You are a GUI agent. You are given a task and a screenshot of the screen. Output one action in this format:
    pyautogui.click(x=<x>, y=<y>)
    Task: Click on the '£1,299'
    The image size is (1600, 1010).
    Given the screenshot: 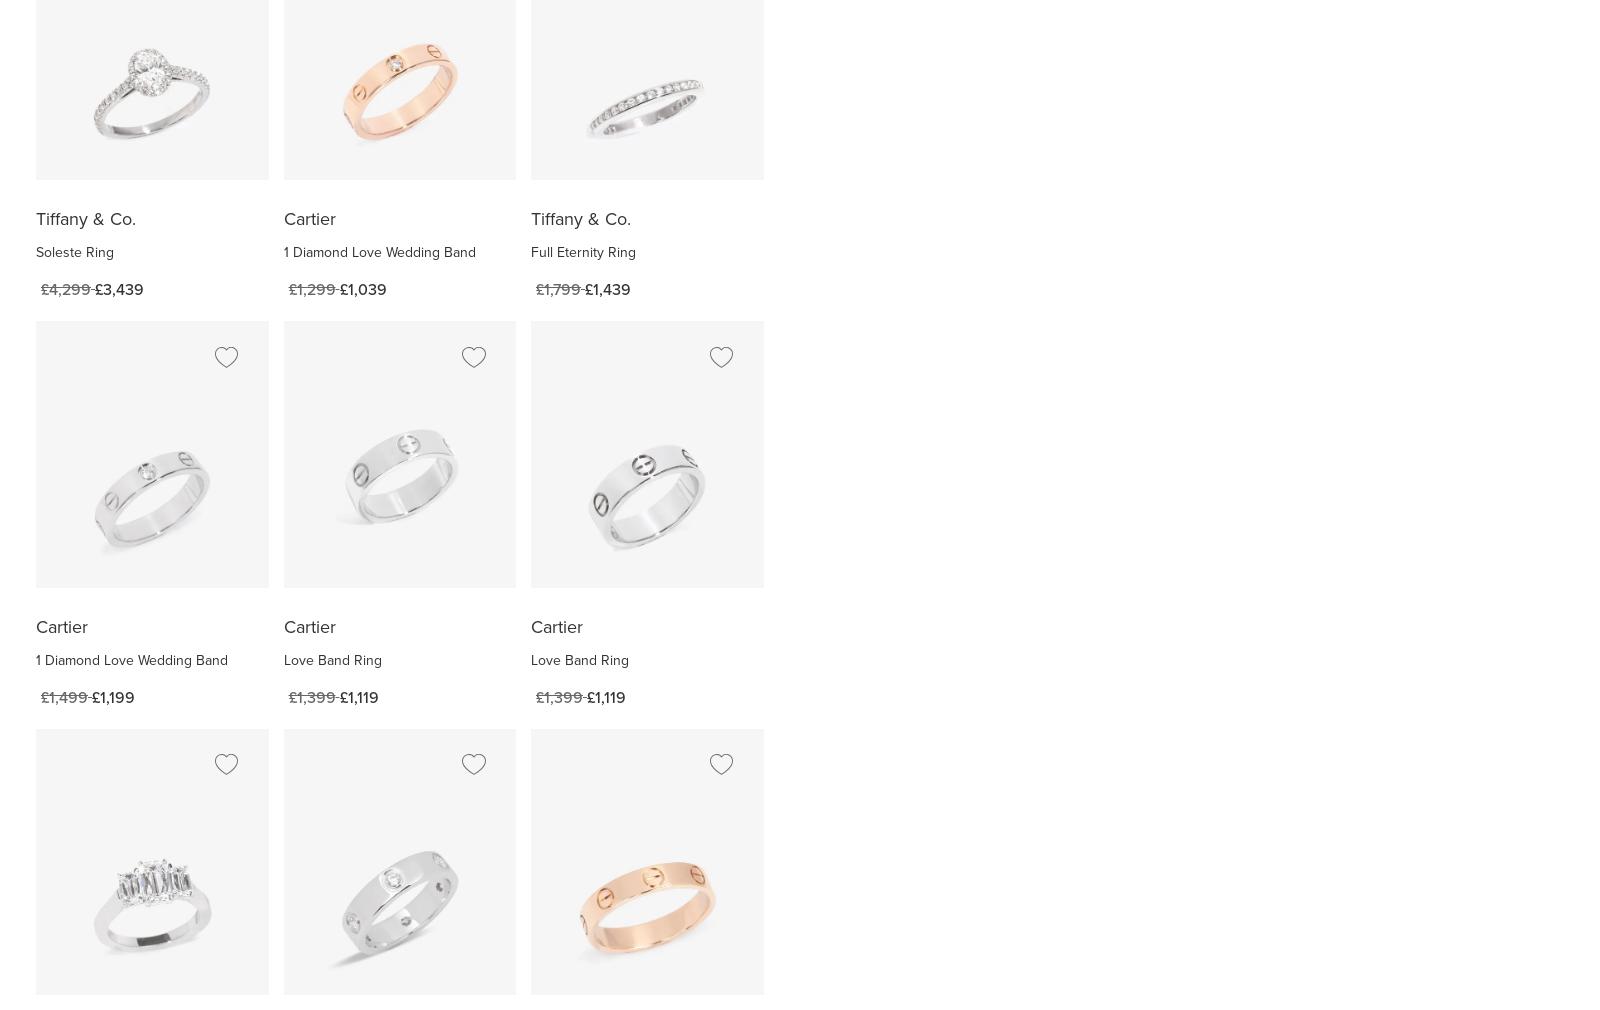 What is the action you would take?
    pyautogui.click(x=311, y=289)
    